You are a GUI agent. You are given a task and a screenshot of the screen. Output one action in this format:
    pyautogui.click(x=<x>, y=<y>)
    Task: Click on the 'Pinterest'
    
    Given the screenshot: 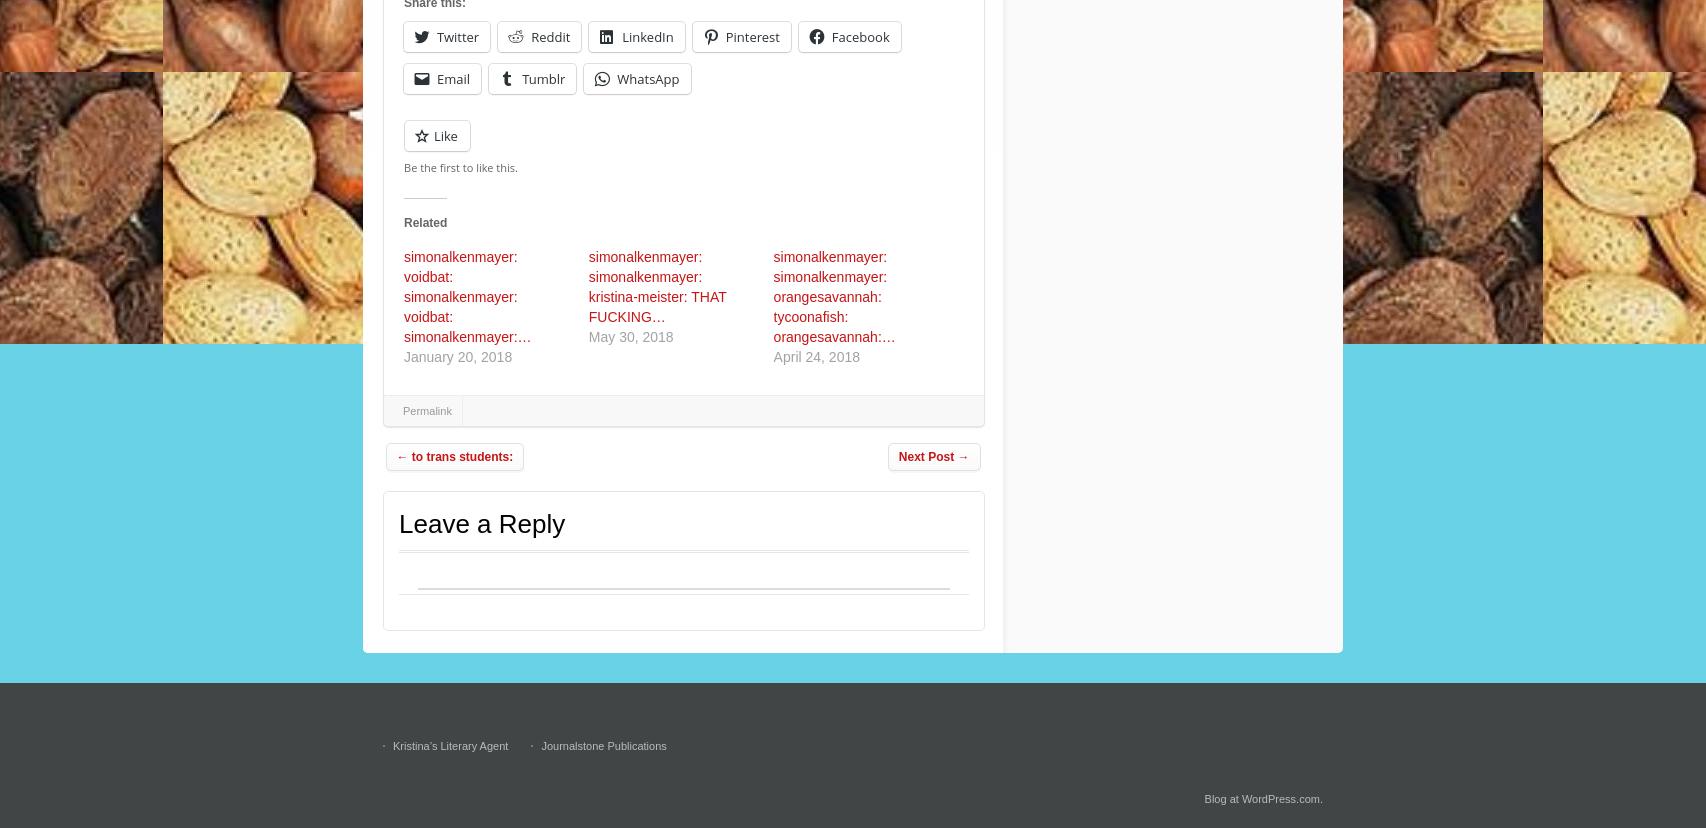 What is the action you would take?
    pyautogui.click(x=751, y=36)
    